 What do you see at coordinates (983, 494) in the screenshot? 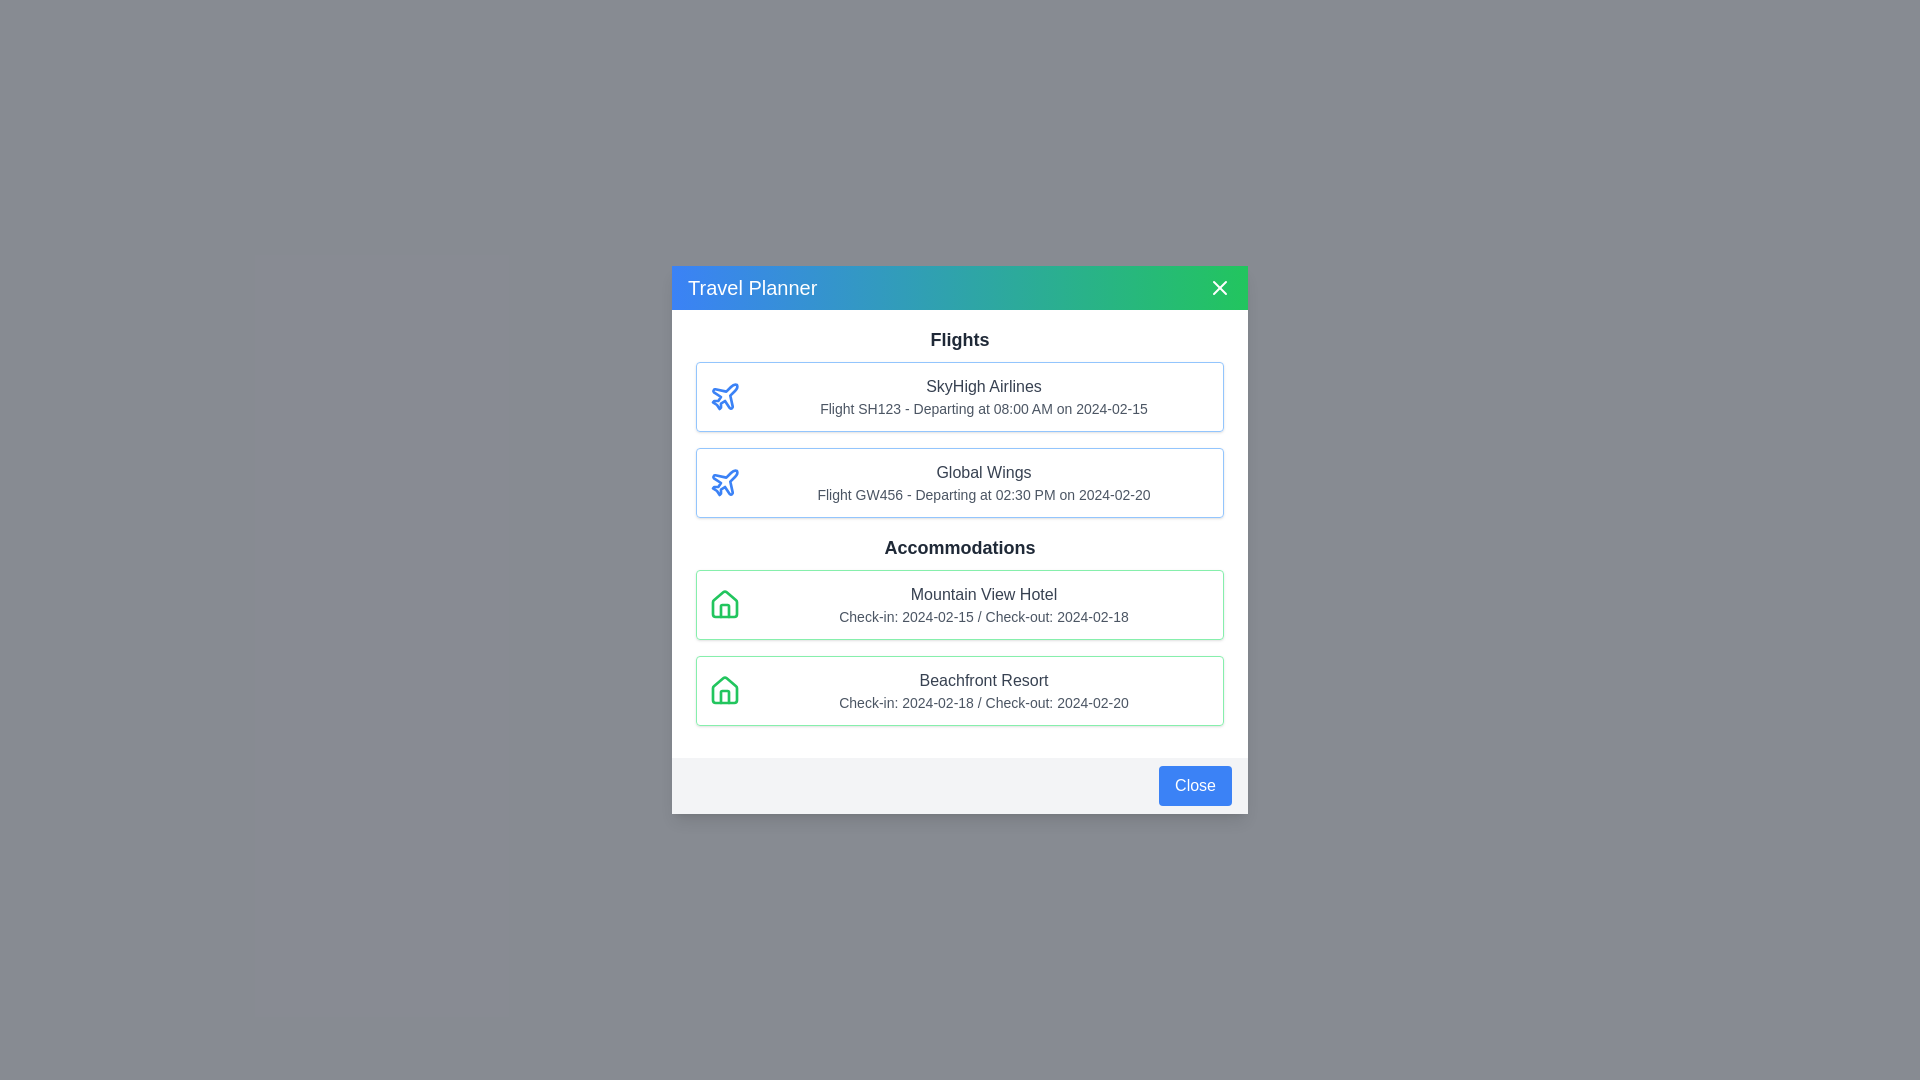
I see `flight details from the Text Label located below the title 'Global Wings' in the 'Flights' section of the travel planner interface` at bounding box center [983, 494].